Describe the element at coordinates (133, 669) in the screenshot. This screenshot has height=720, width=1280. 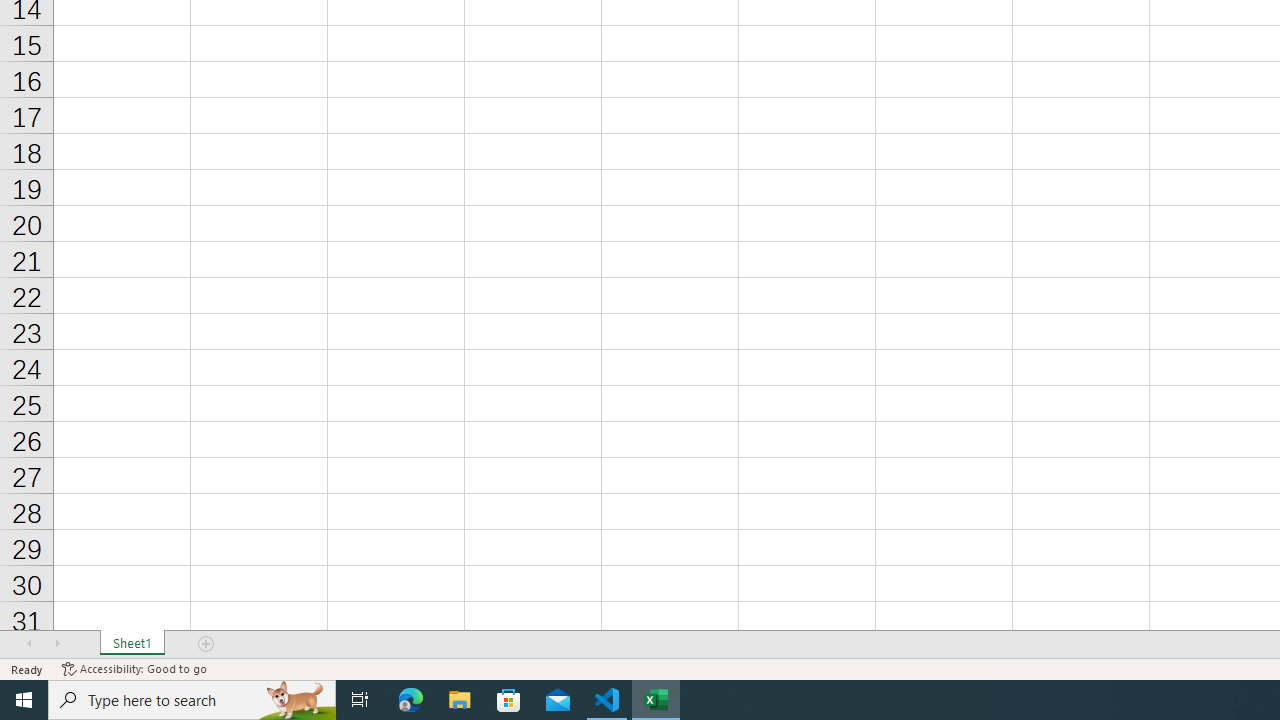
I see `'Accessibility Checker Accessibility: Good to go'` at that location.